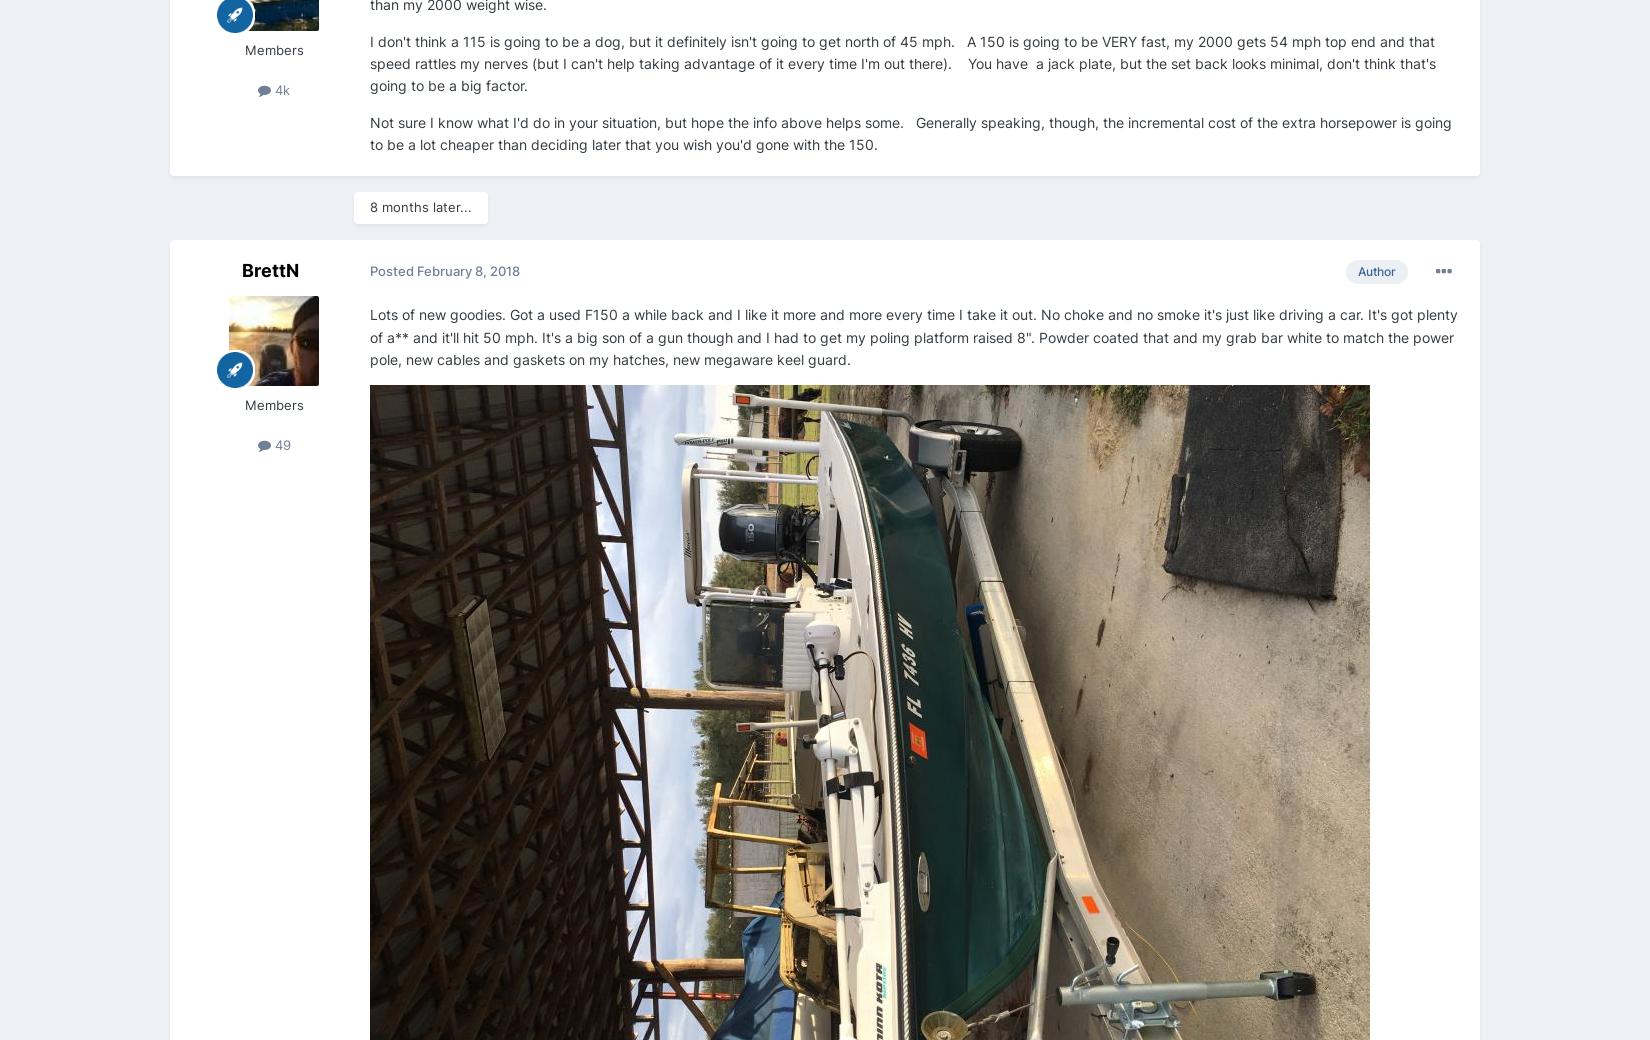  I want to click on 'Lots of new goodies. Got a used F150 a while back and I like it more and more every time I take it out. No choke and no smoke it's just like driving a car. It's got plenty of a** and it'll hit 50 mph. It's a big son of a gun though and I had to get my poling platform raised 8". Powder coated that and my grab bar white to match the power pole, new cables and gaskets on my hatches, new megaware keel guard.', so click(913, 335).